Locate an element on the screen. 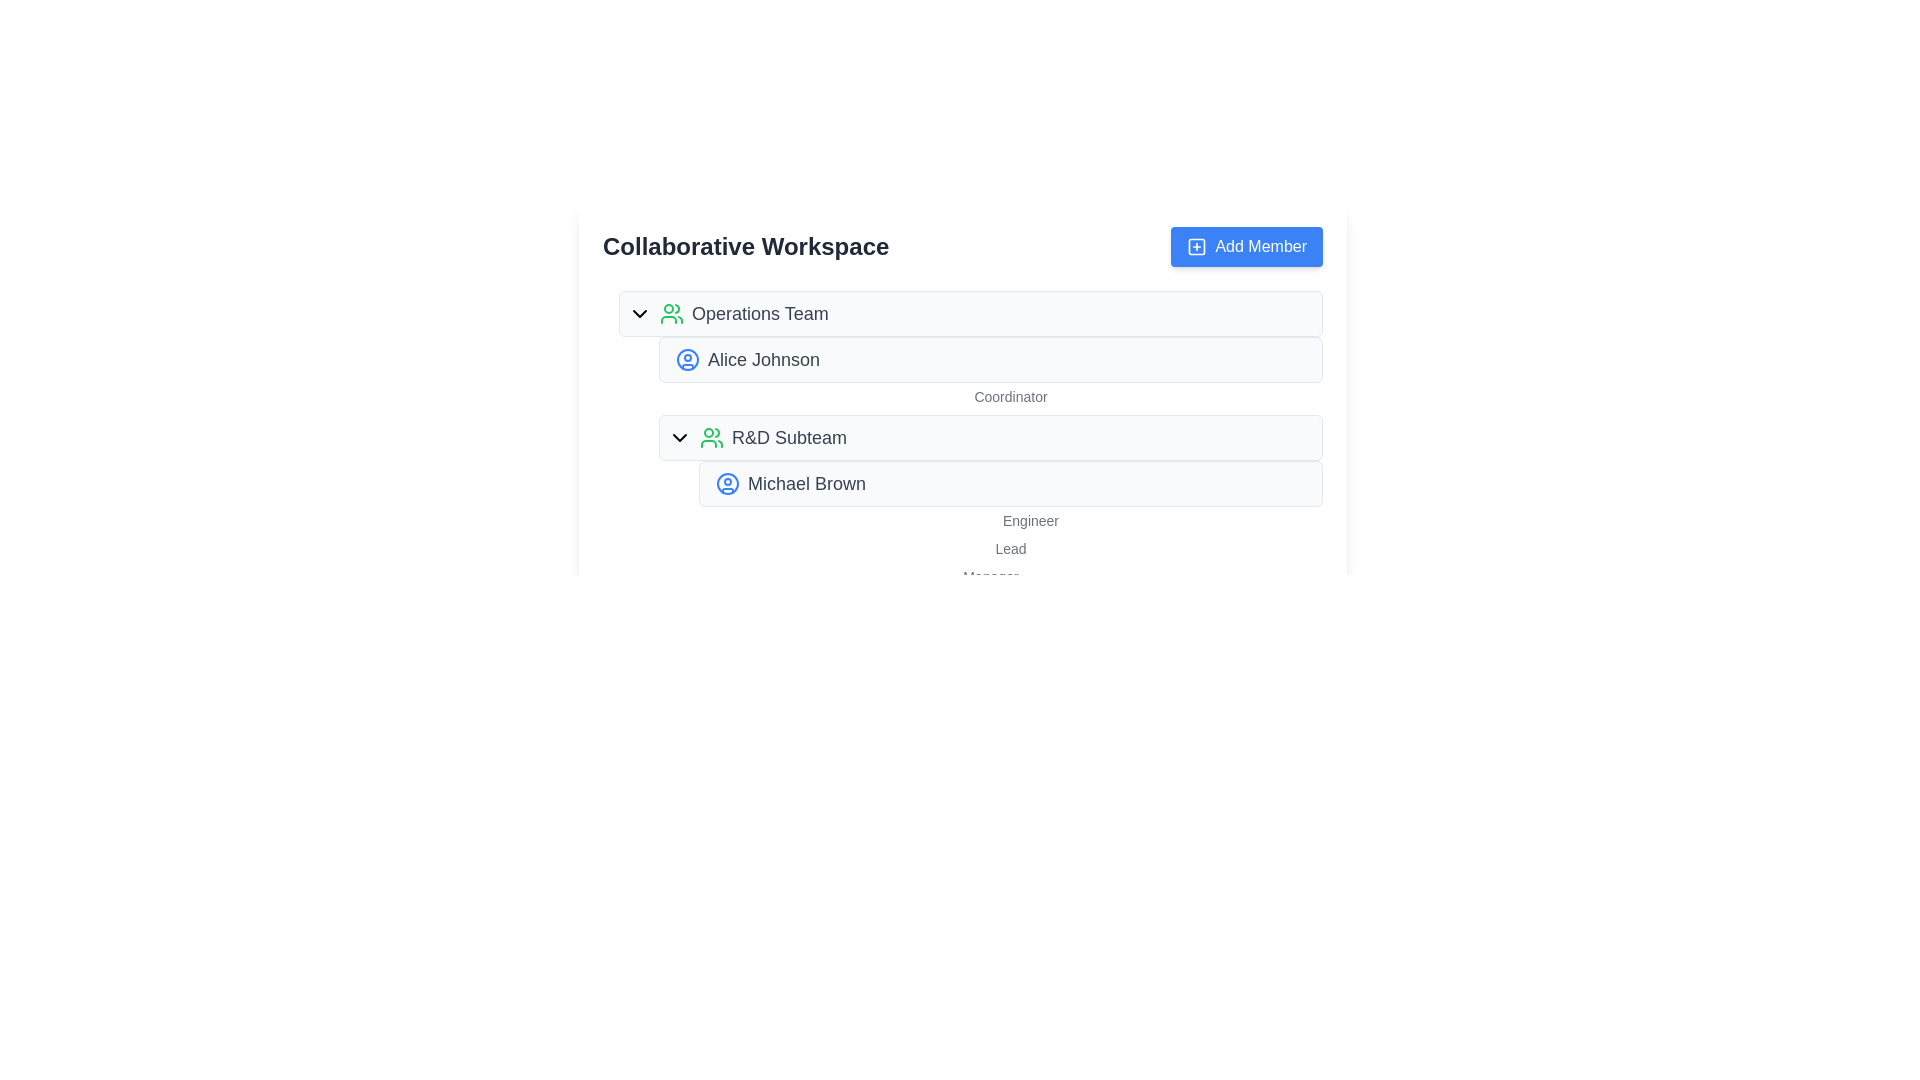 The height and width of the screenshot is (1080, 1920). the 'R&D Subteam' icon, which is the leftmost item in the horizontal layout of the second group beneath 'Operations Team' is located at coordinates (711, 437).